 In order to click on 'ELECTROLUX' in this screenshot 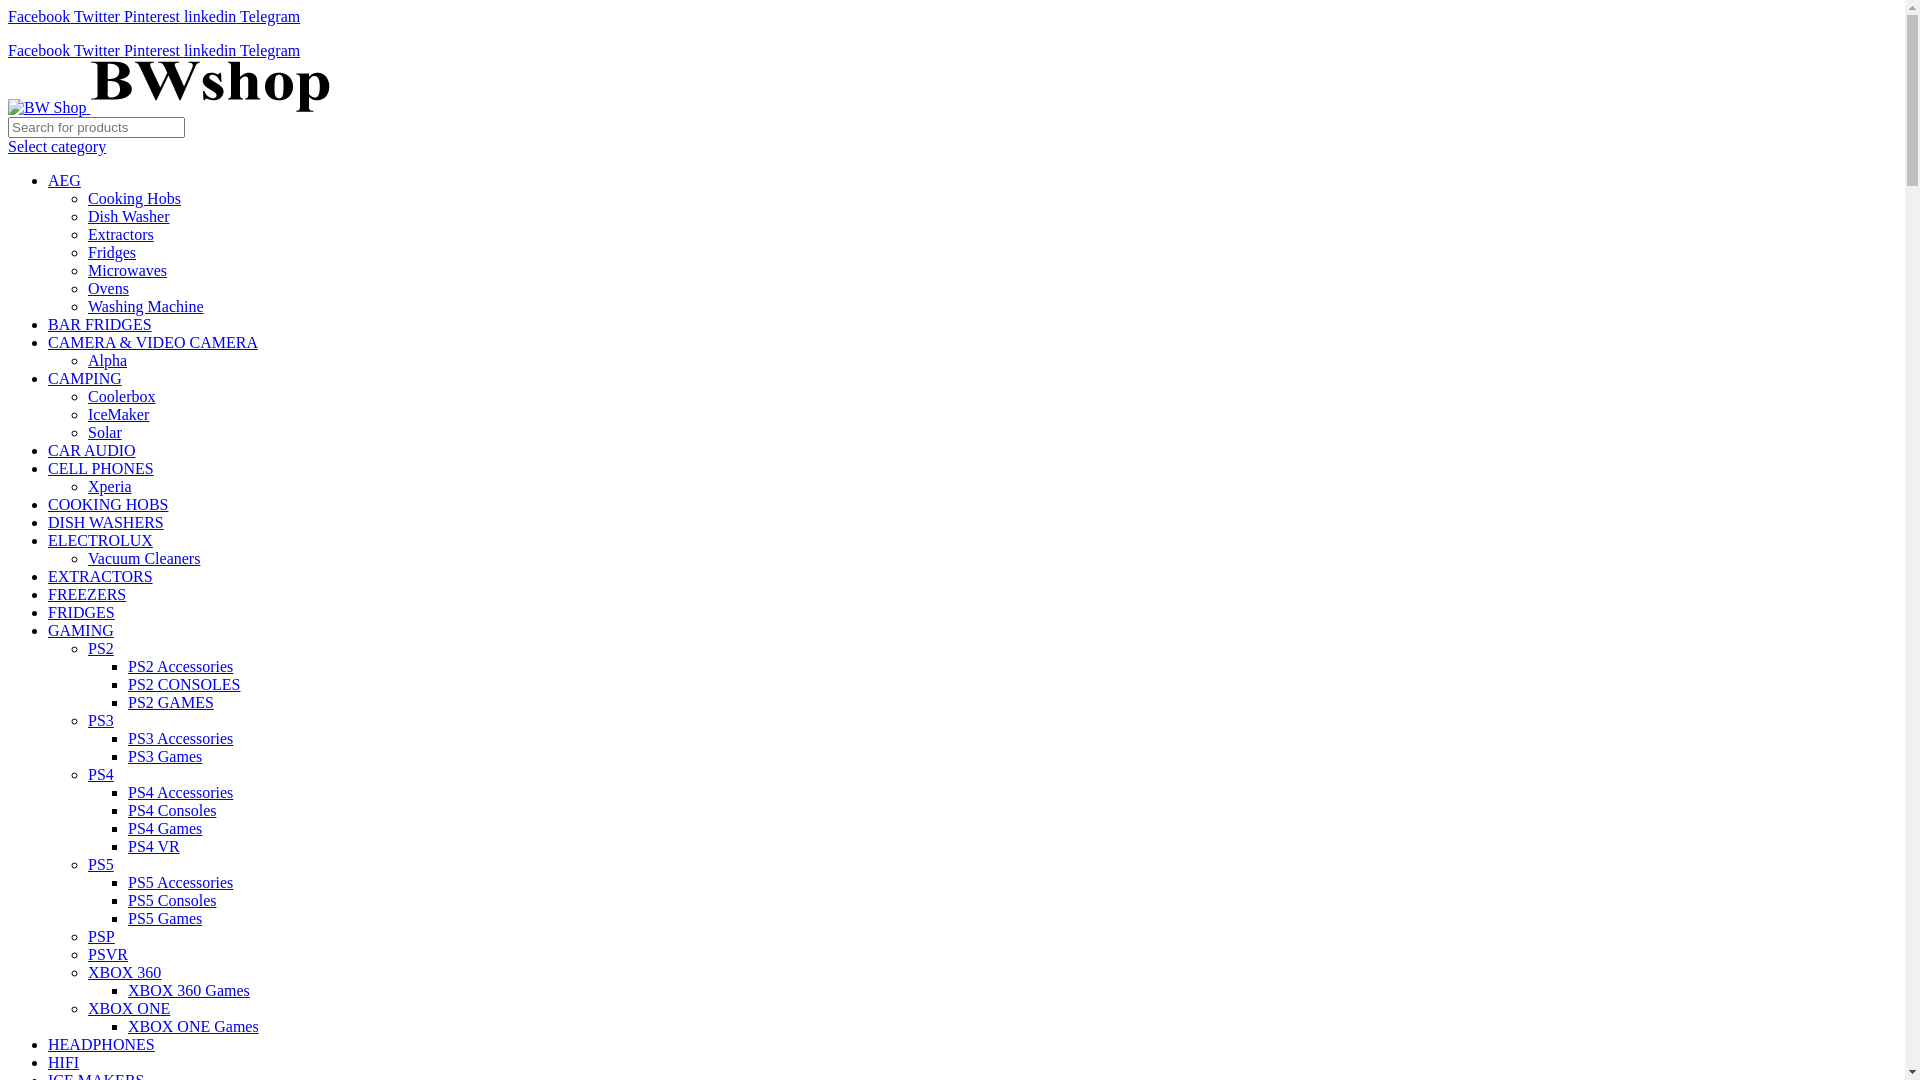, I will do `click(48, 540)`.